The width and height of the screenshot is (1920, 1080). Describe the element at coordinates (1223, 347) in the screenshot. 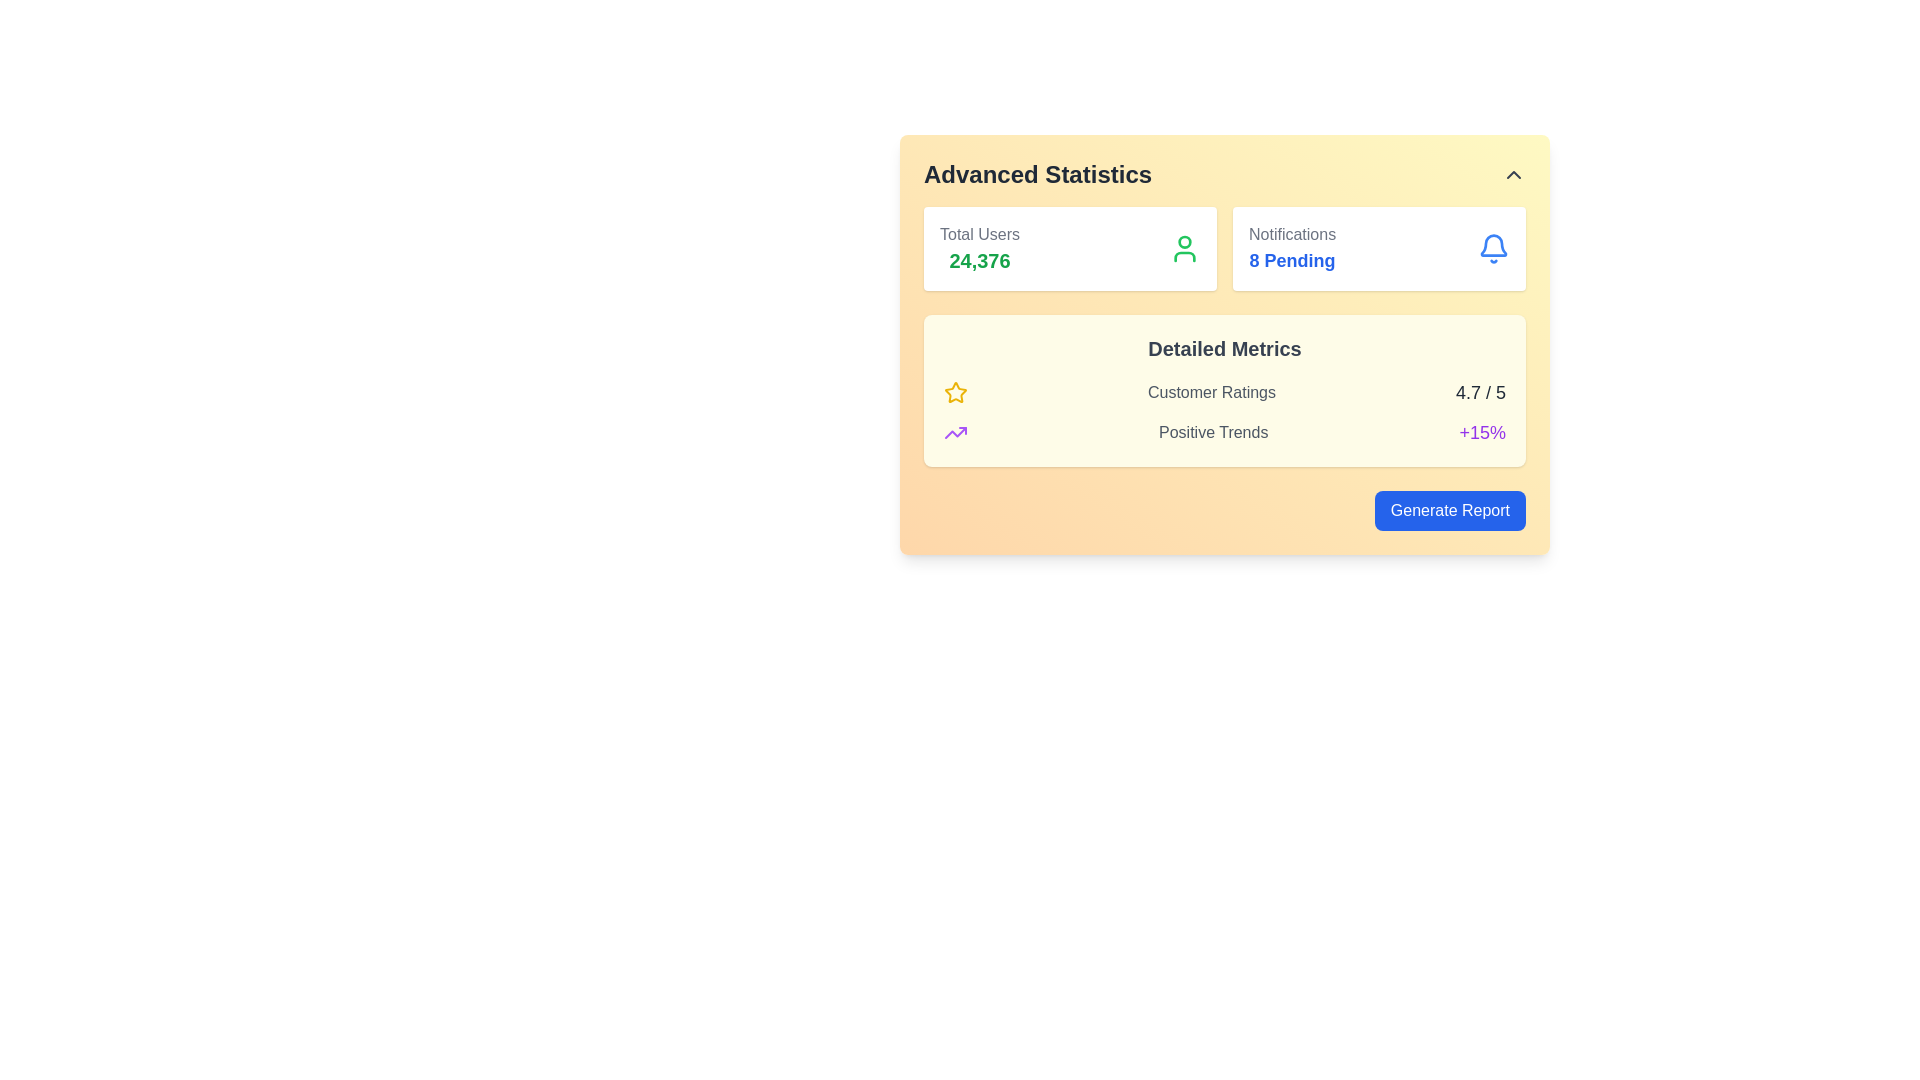

I see `the bold header with the text 'Detailed Metrics' that is centrally aligned at the top of the customer ratings and trends section` at that location.